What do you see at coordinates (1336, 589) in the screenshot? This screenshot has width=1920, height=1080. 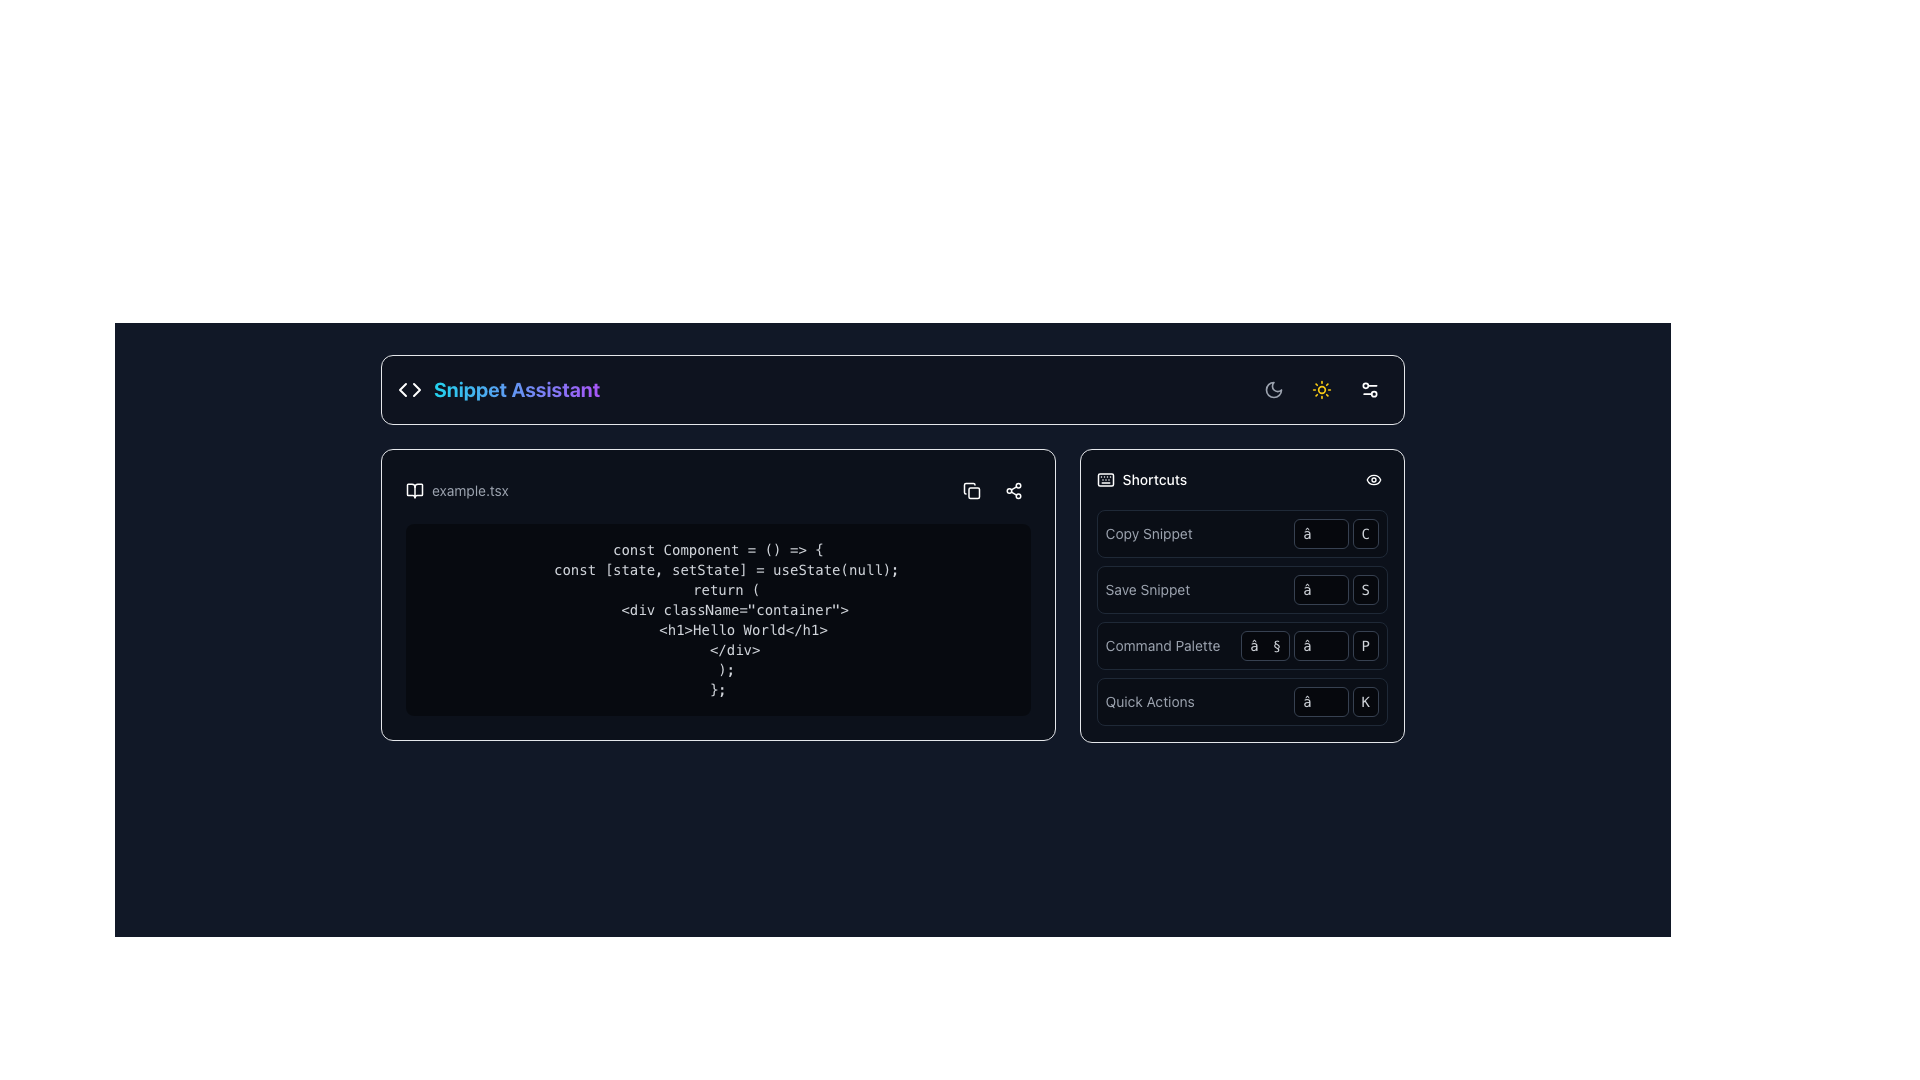 I see `the content of the Shortcut indicator that visually indicates the keyboard shortcut for the 'Save Snippet' action, which is '⌘S', located in the 'Shortcuts' section` at bounding box center [1336, 589].